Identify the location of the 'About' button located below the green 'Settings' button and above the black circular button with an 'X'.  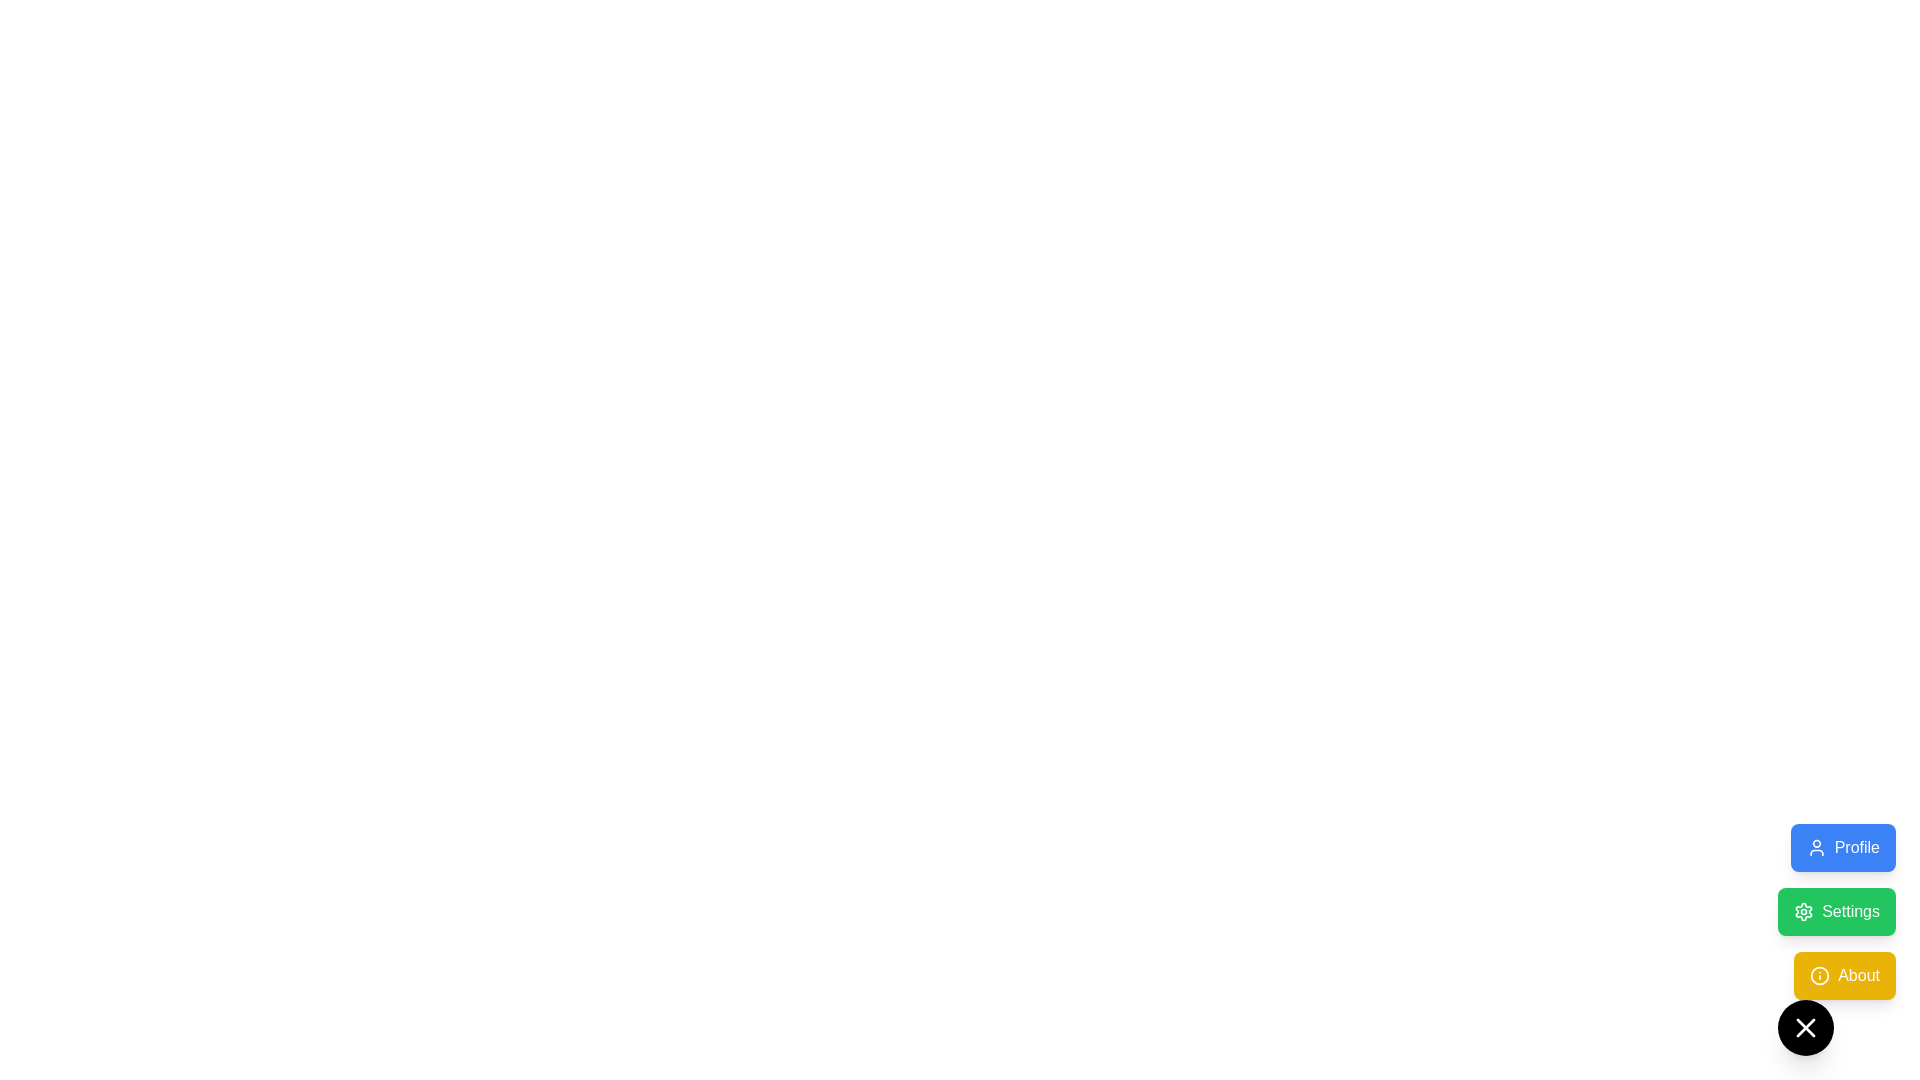
(1844, 974).